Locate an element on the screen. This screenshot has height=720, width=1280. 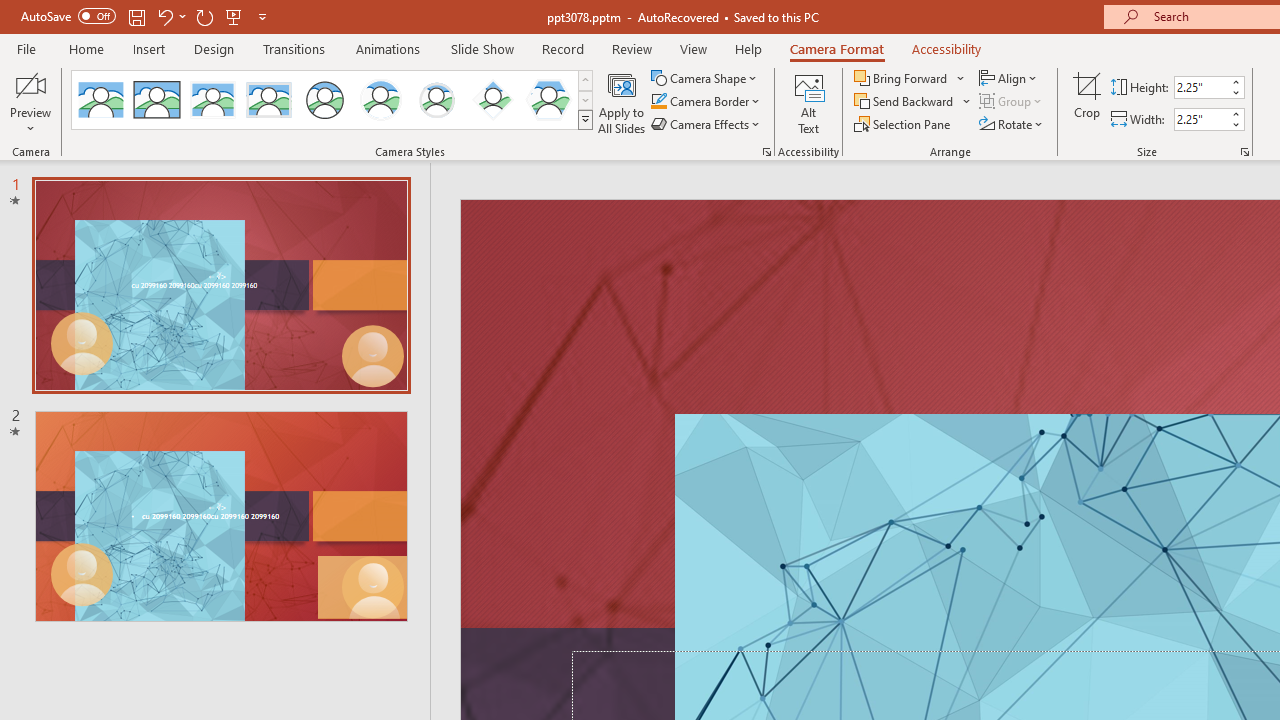
'Camera Shape' is located at coordinates (705, 77).